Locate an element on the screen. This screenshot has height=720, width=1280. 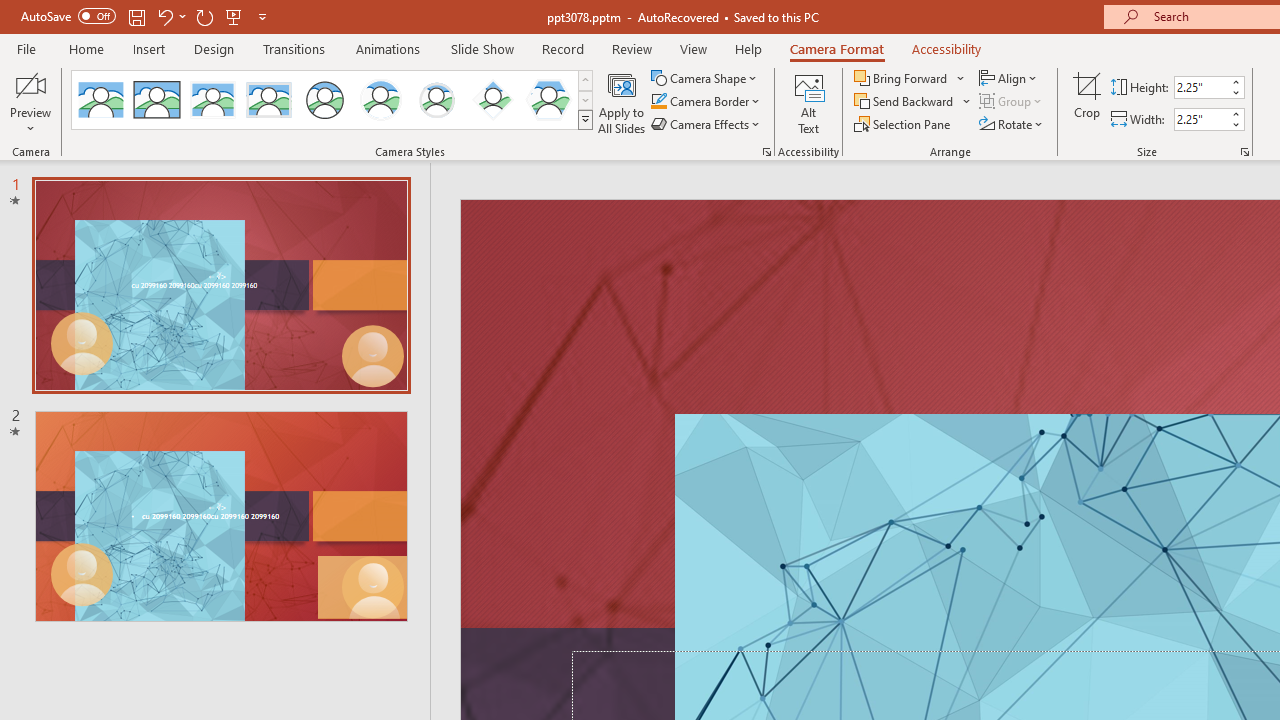
'Camera Shape' is located at coordinates (705, 77).